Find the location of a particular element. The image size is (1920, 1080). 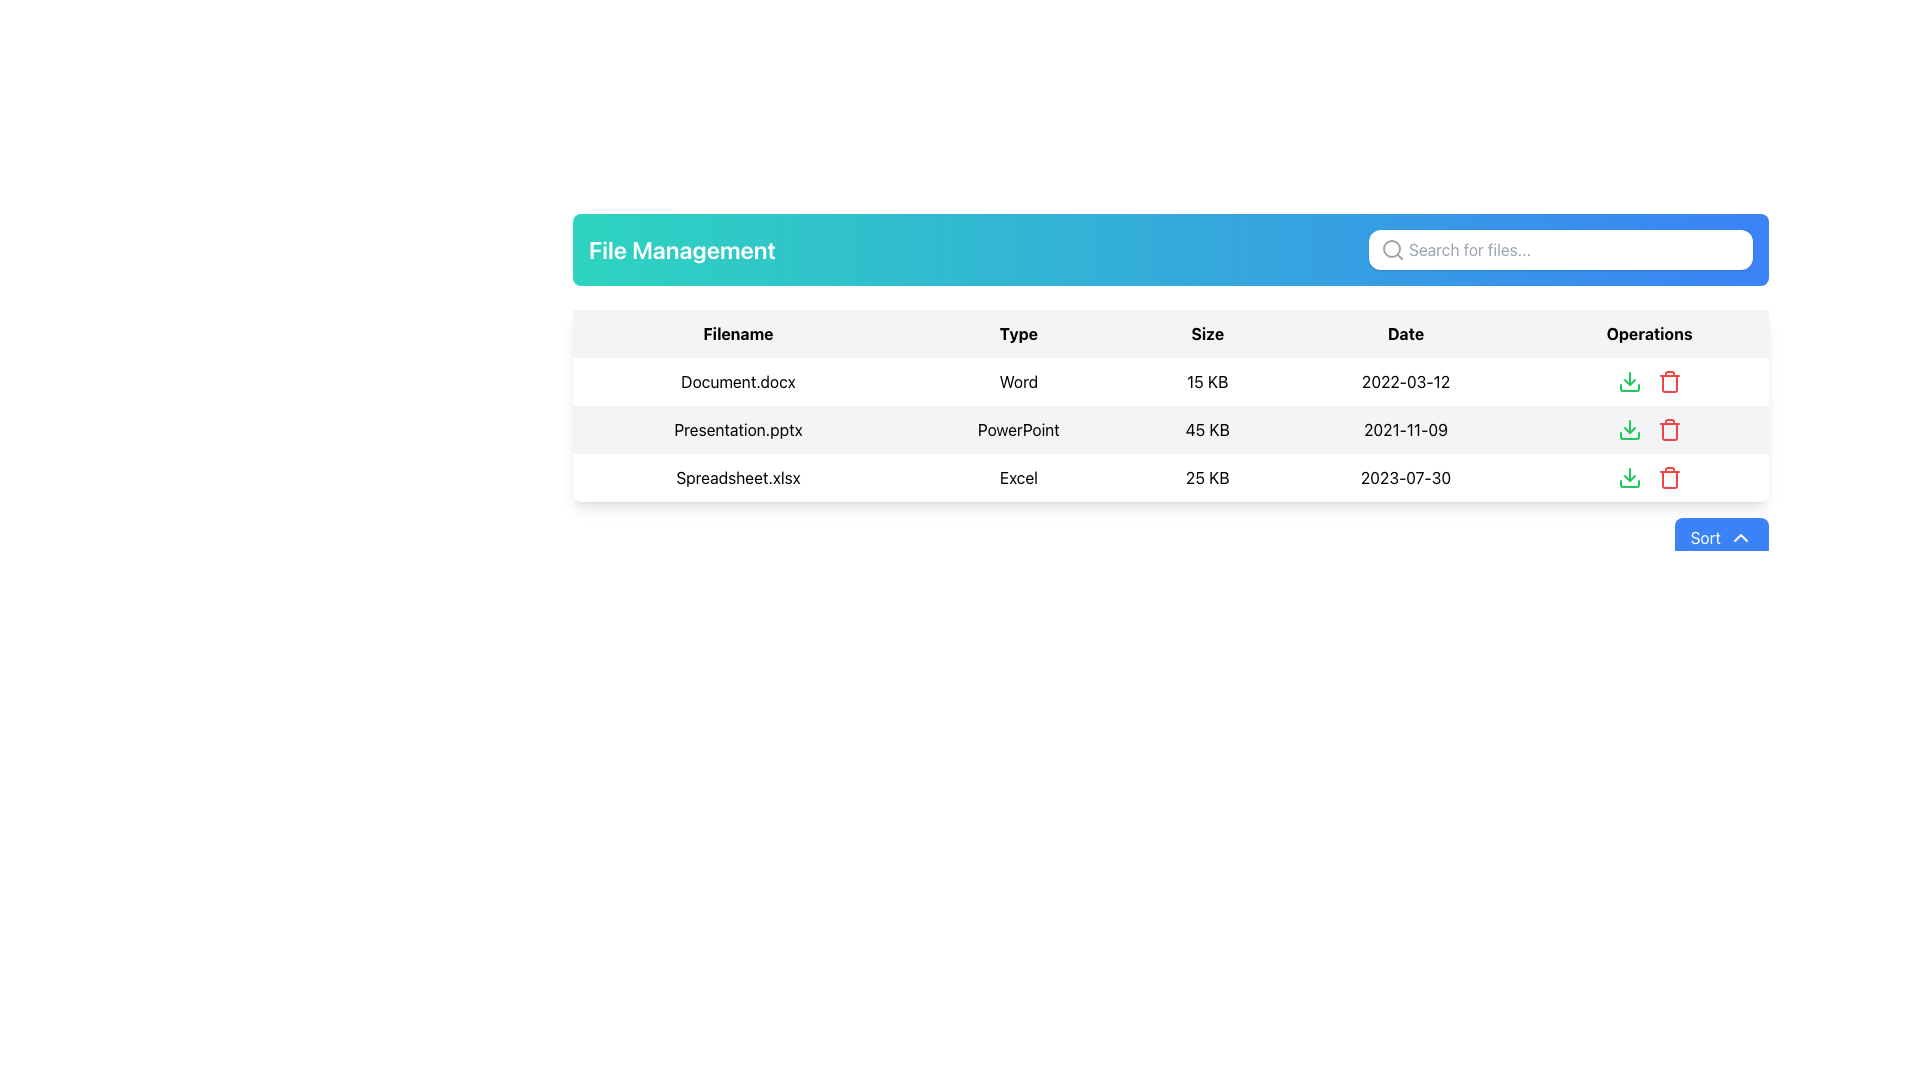

the static text element displaying '15 KB' in the 'File Management' table, located in the third column of the first row is located at coordinates (1206, 381).